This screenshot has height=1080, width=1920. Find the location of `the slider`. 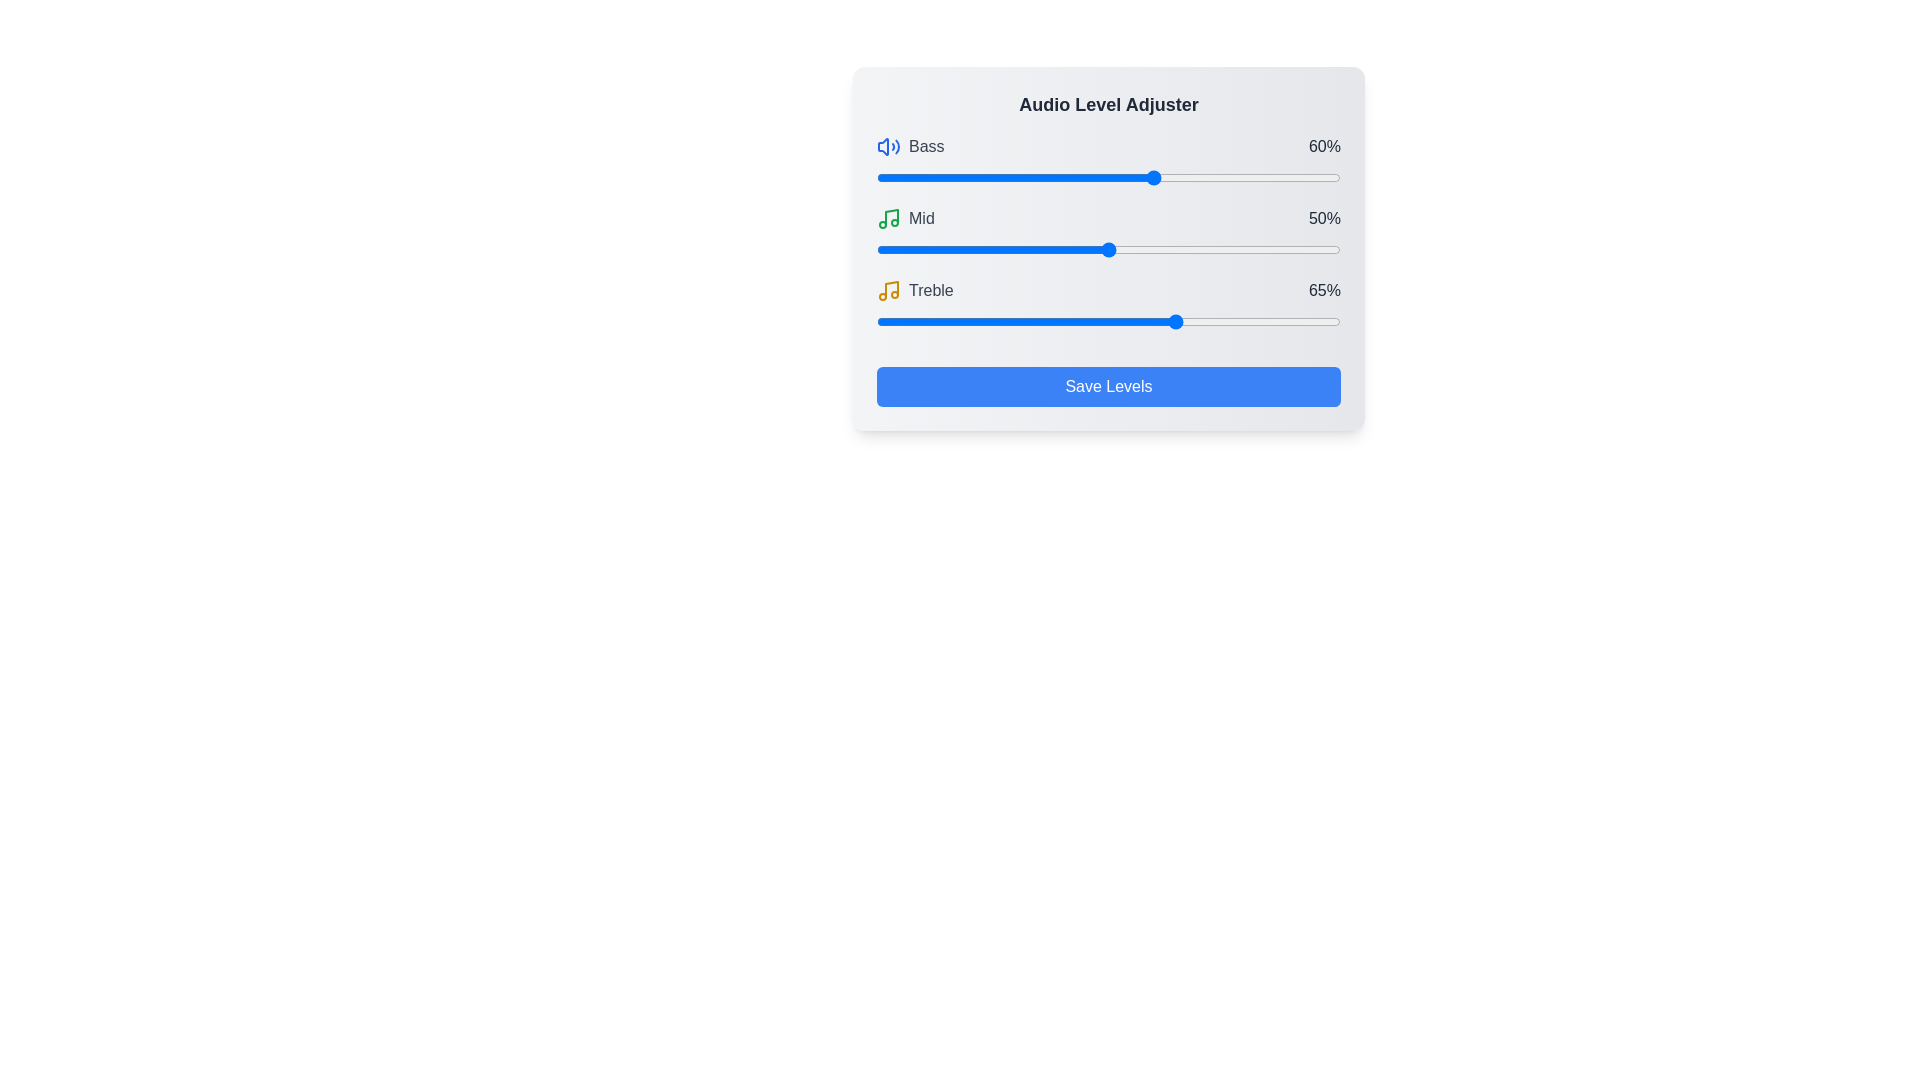

the slider is located at coordinates (1210, 320).